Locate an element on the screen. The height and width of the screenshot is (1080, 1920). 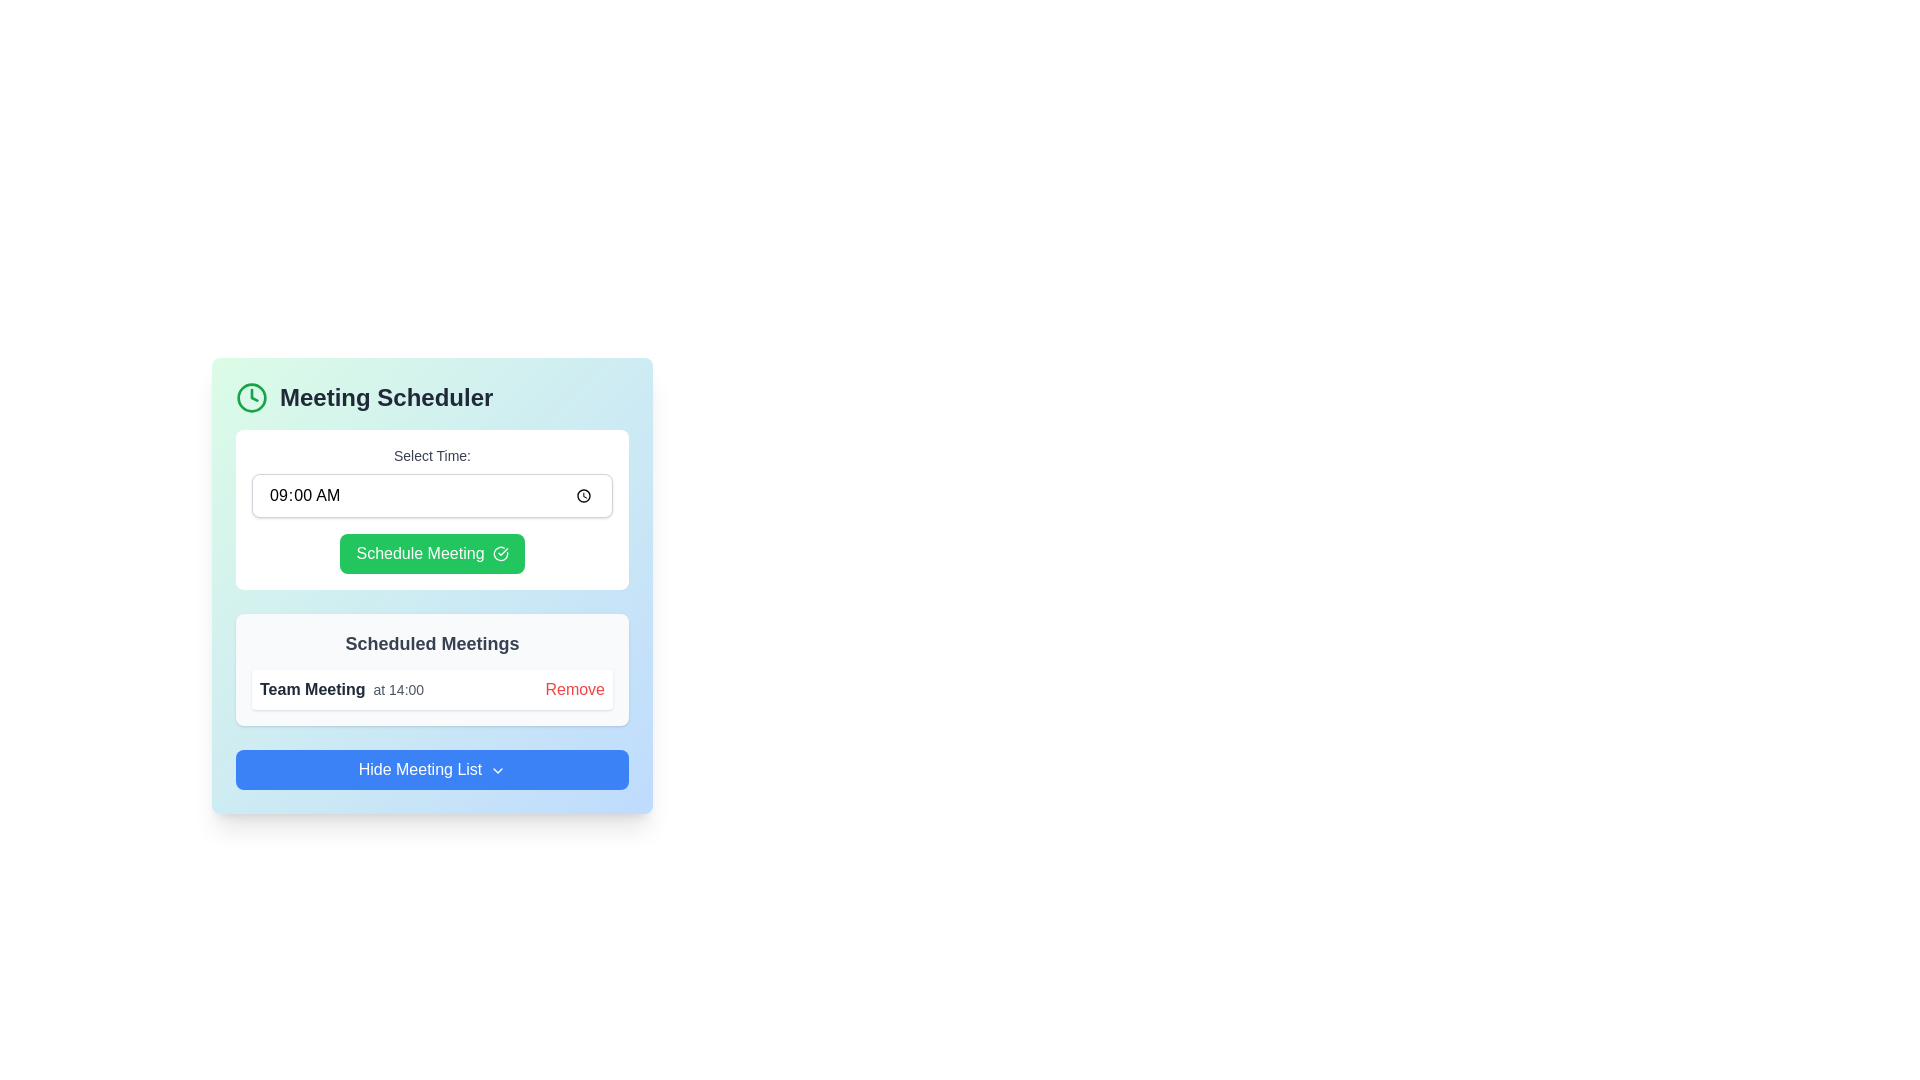
displayed text 'Meeting Scheduler' from the header section featuring a clock icon with a green outline is located at coordinates (431, 397).